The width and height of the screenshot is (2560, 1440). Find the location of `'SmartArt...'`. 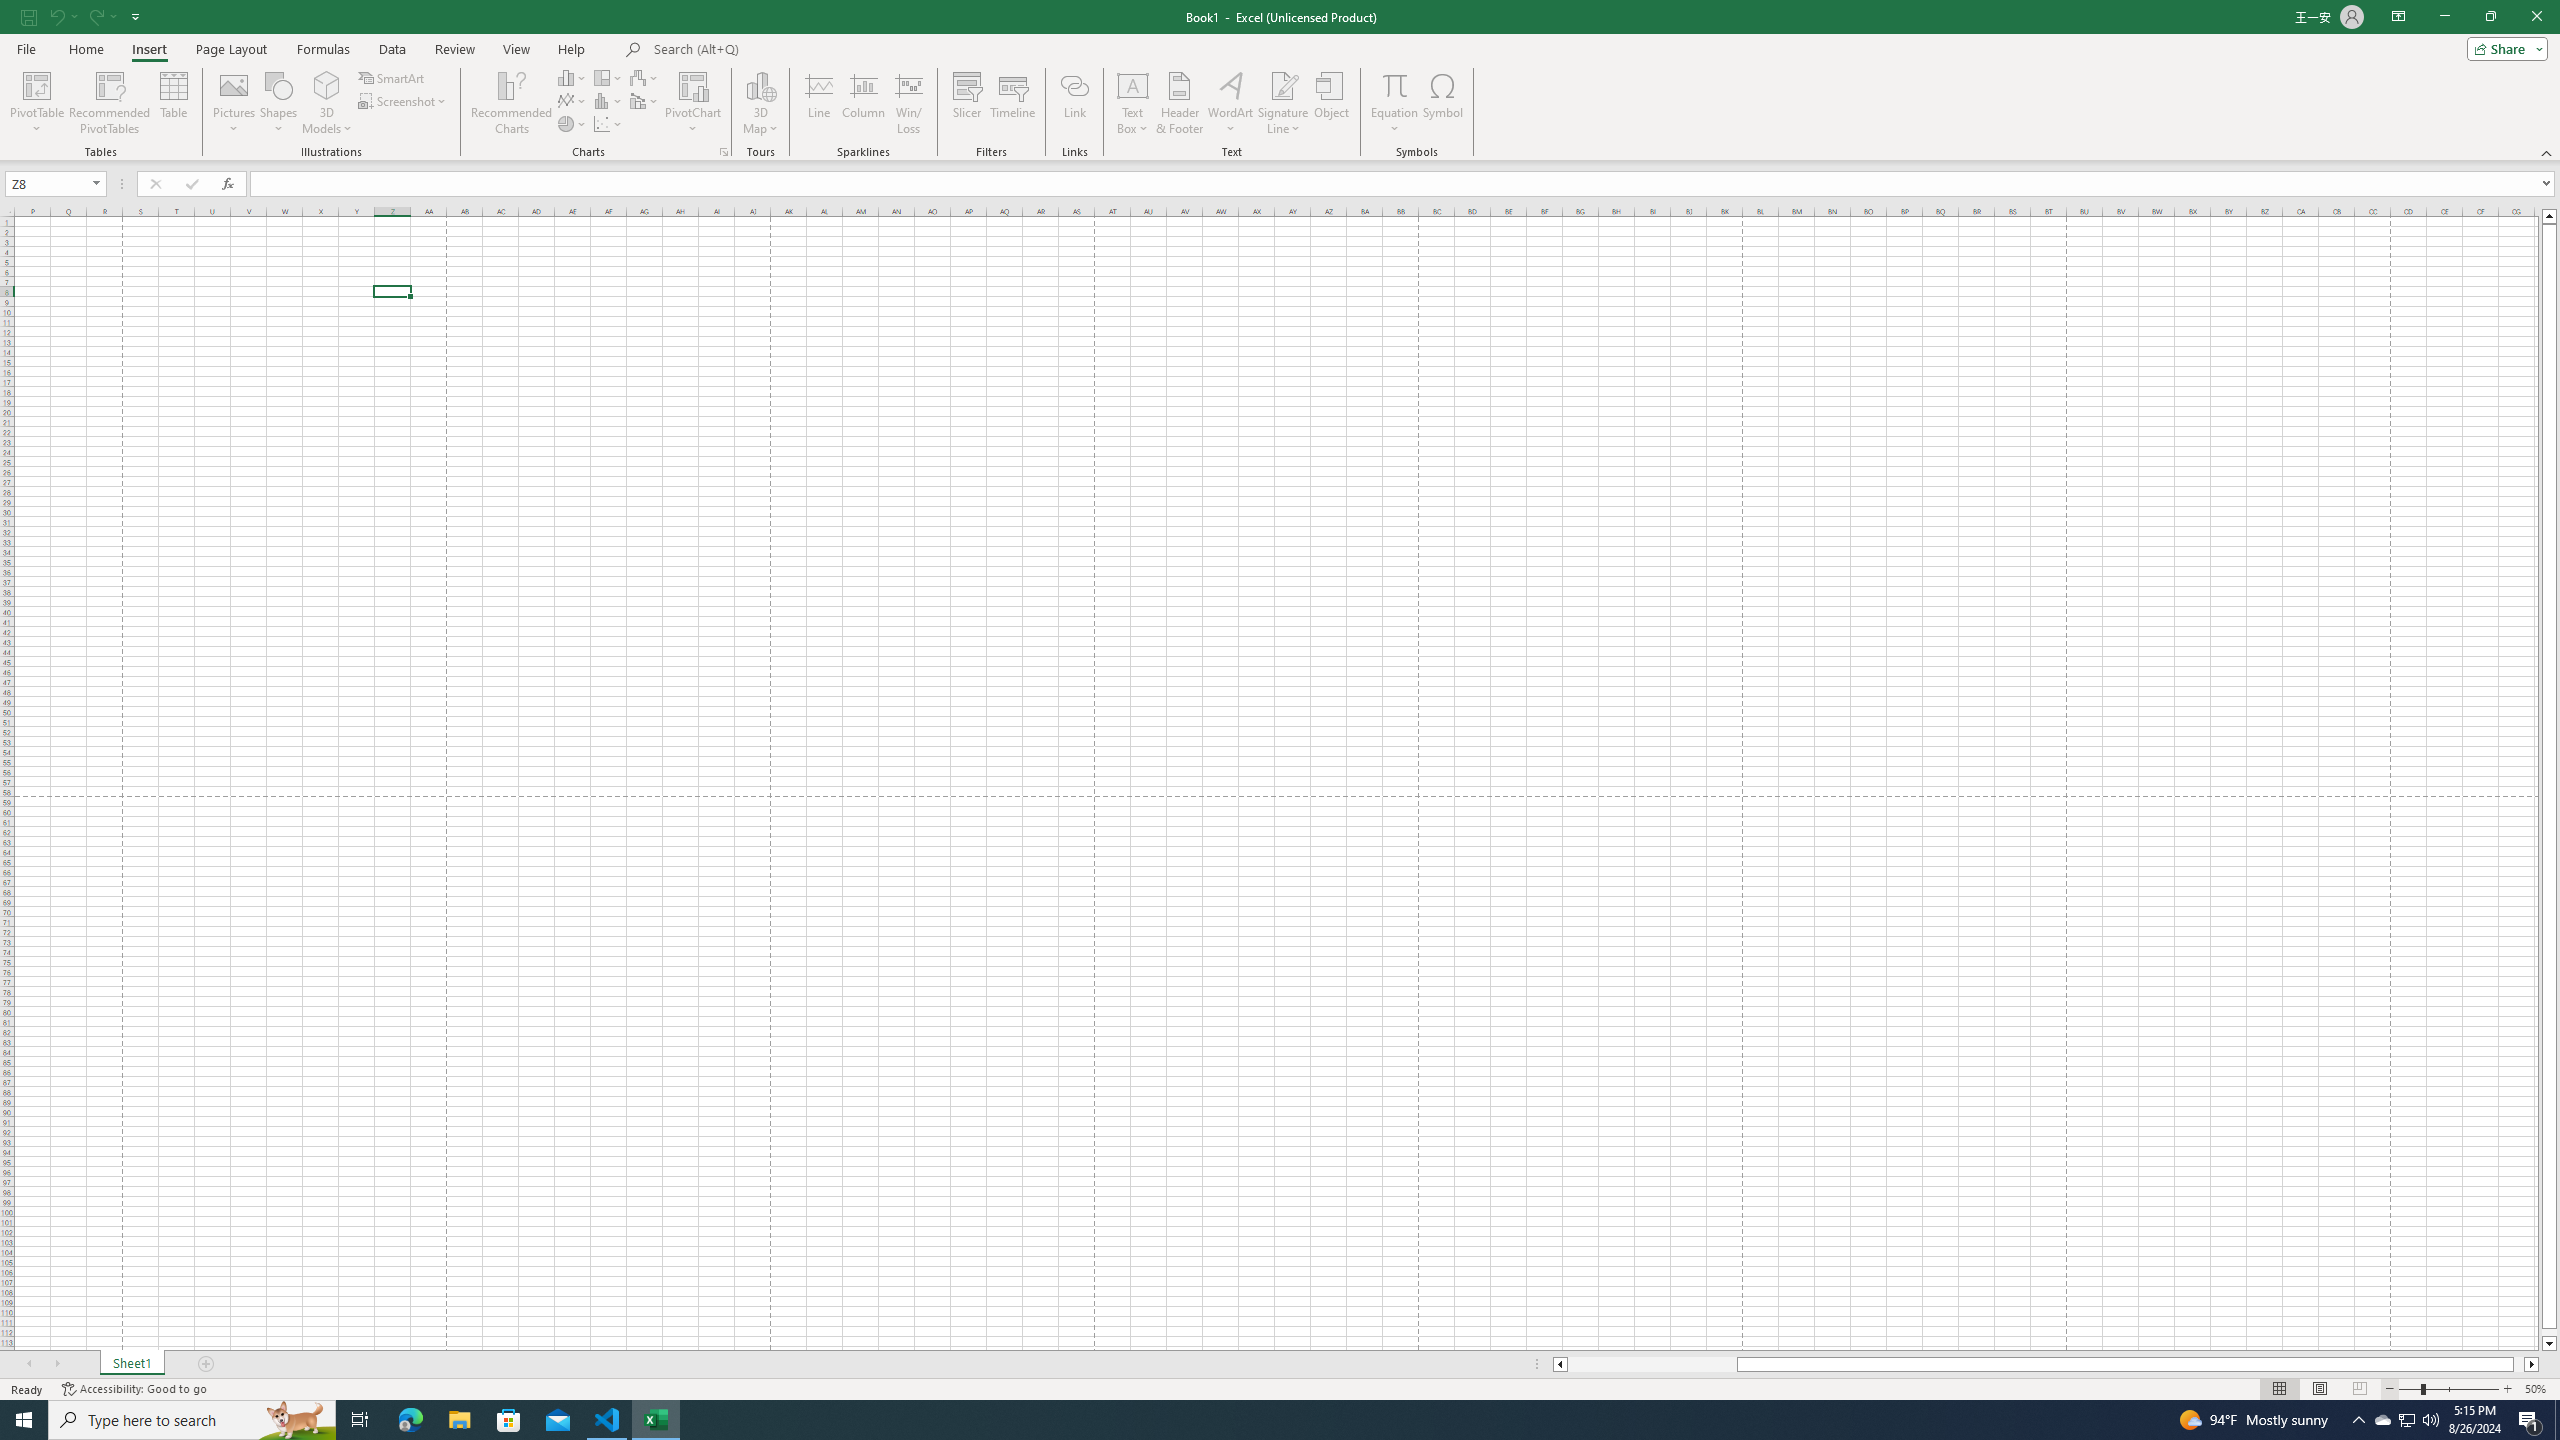

'SmartArt...' is located at coordinates (391, 77).